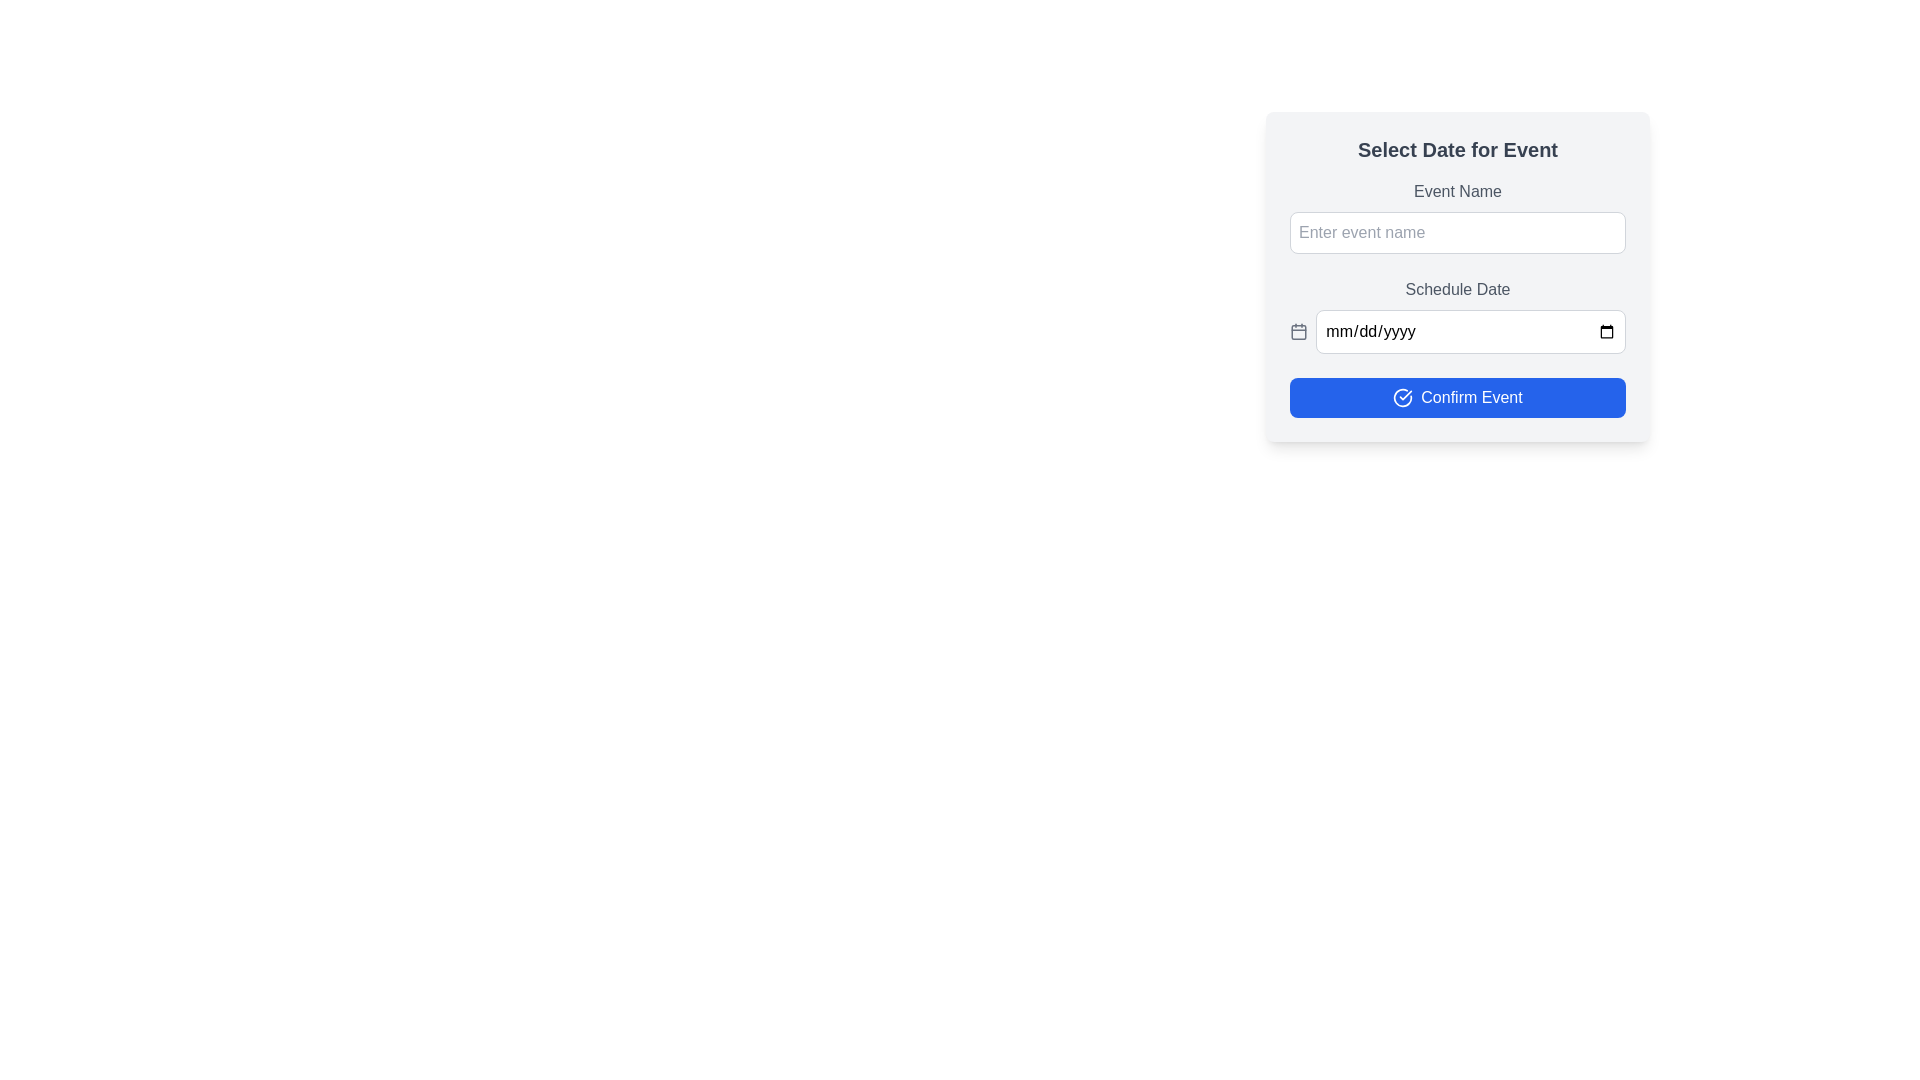 This screenshot has width=1920, height=1080. I want to click on the decorative vector graphic that serves as a confirmation indicator, located slightly to the left of the text inside the 'Confirm Event' button, so click(1402, 397).